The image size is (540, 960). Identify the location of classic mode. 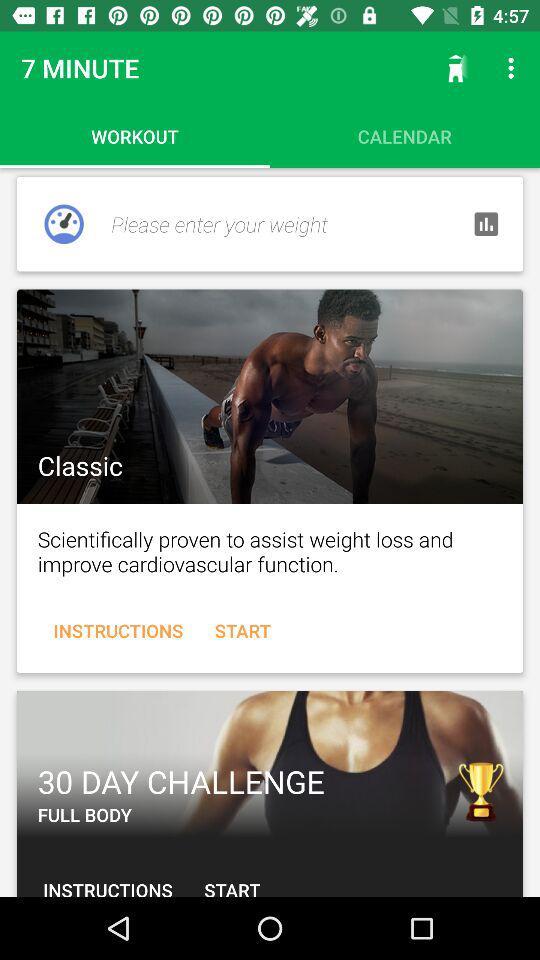
(270, 395).